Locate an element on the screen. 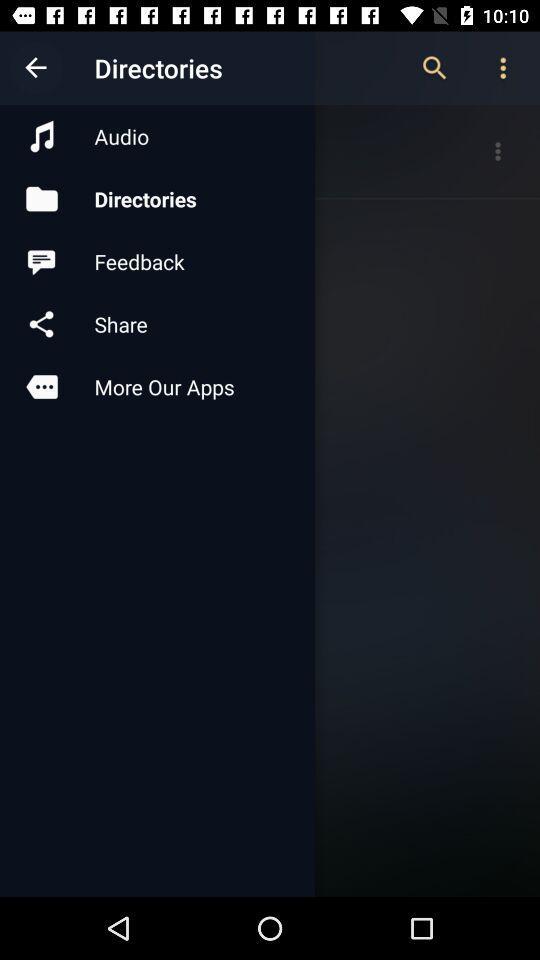 The width and height of the screenshot is (540, 960). the item to the left of the directories item is located at coordinates (36, 68).